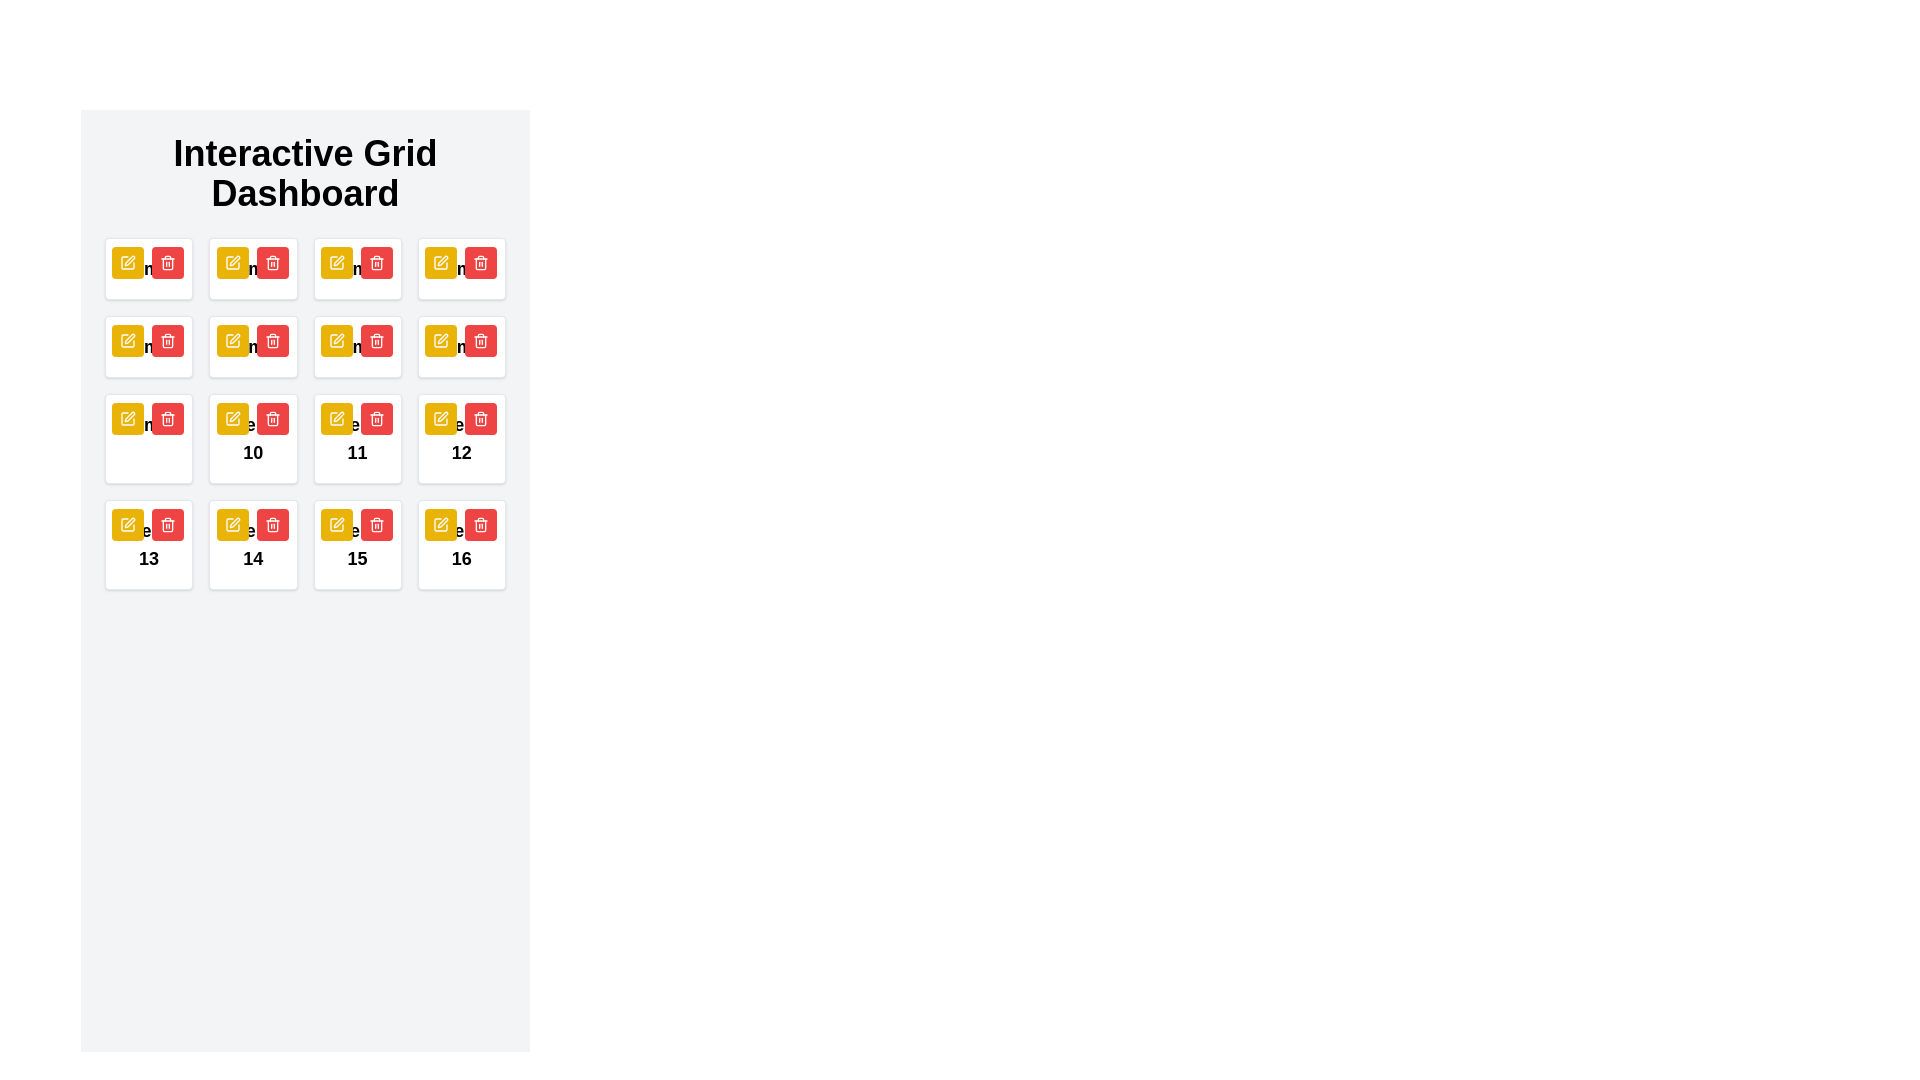 The image size is (1920, 1080). Describe the element at coordinates (338, 522) in the screenshot. I see `the edit pen icon, which is a graphical icon resembling a pen located within the grid item labeled '15', near the delete icon` at that location.